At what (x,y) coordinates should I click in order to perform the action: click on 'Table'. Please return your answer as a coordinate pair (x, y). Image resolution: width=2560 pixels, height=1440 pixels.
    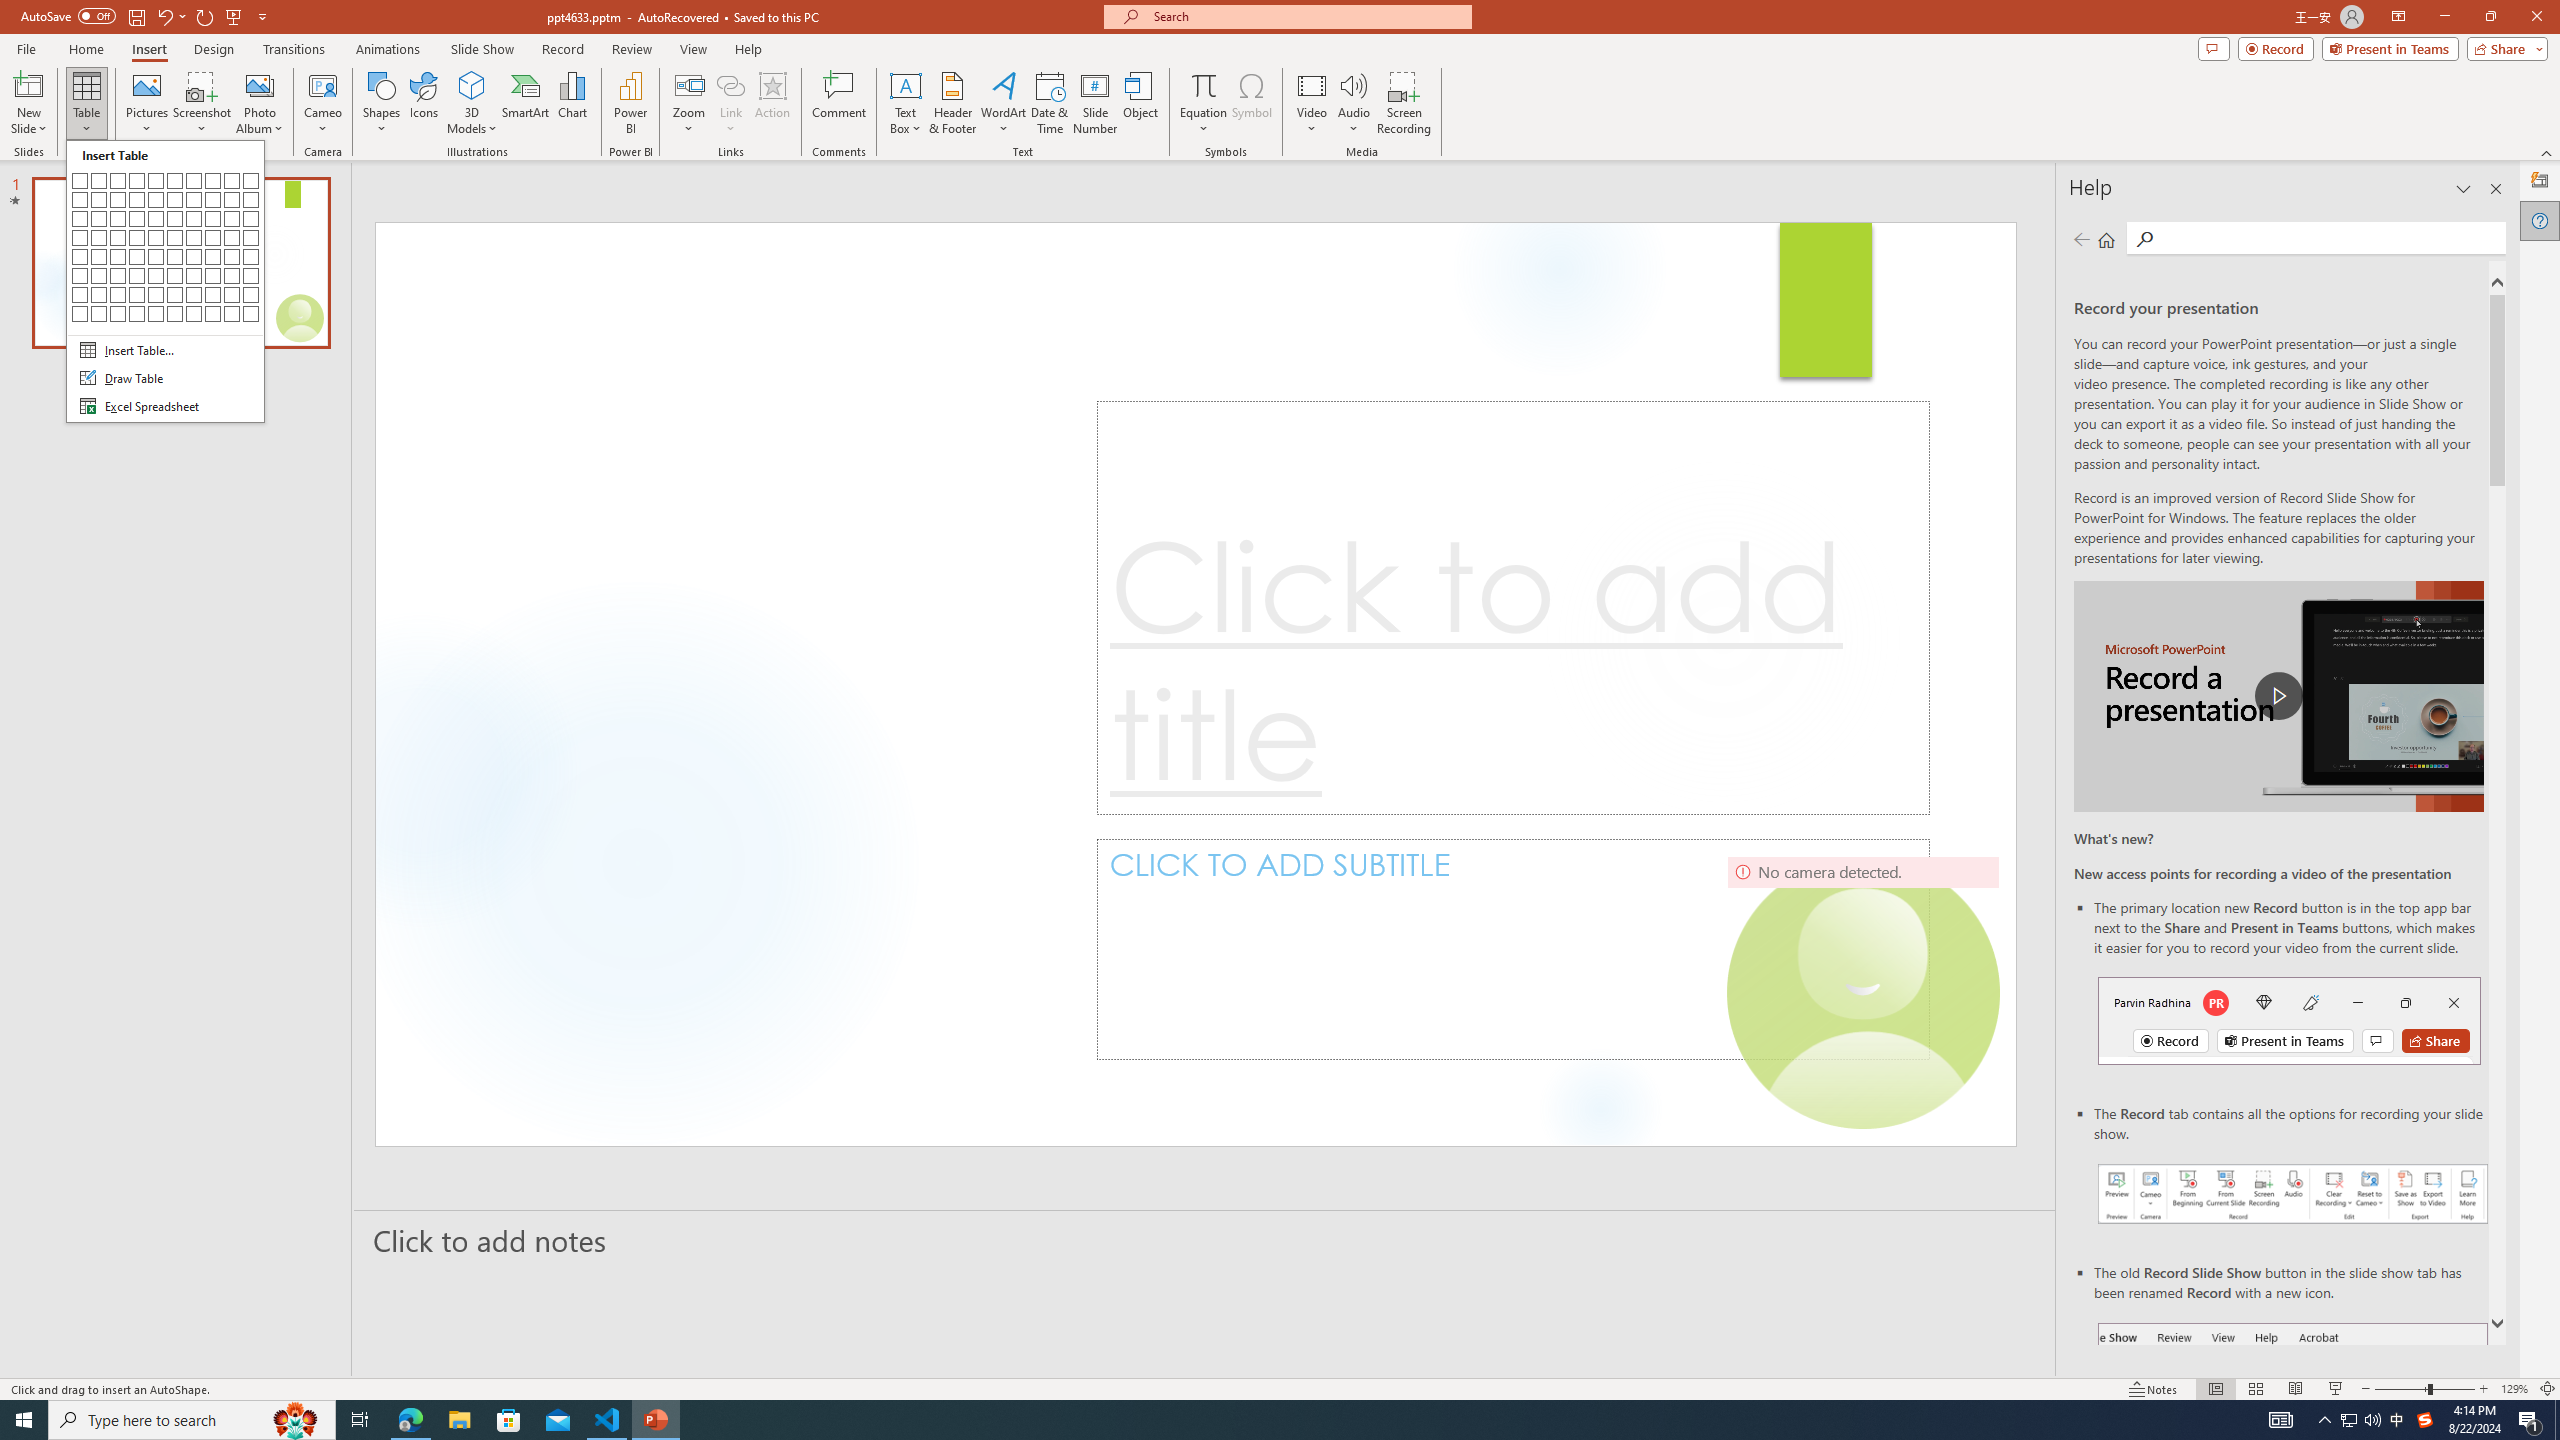
    Looking at the image, I should click on (86, 103).